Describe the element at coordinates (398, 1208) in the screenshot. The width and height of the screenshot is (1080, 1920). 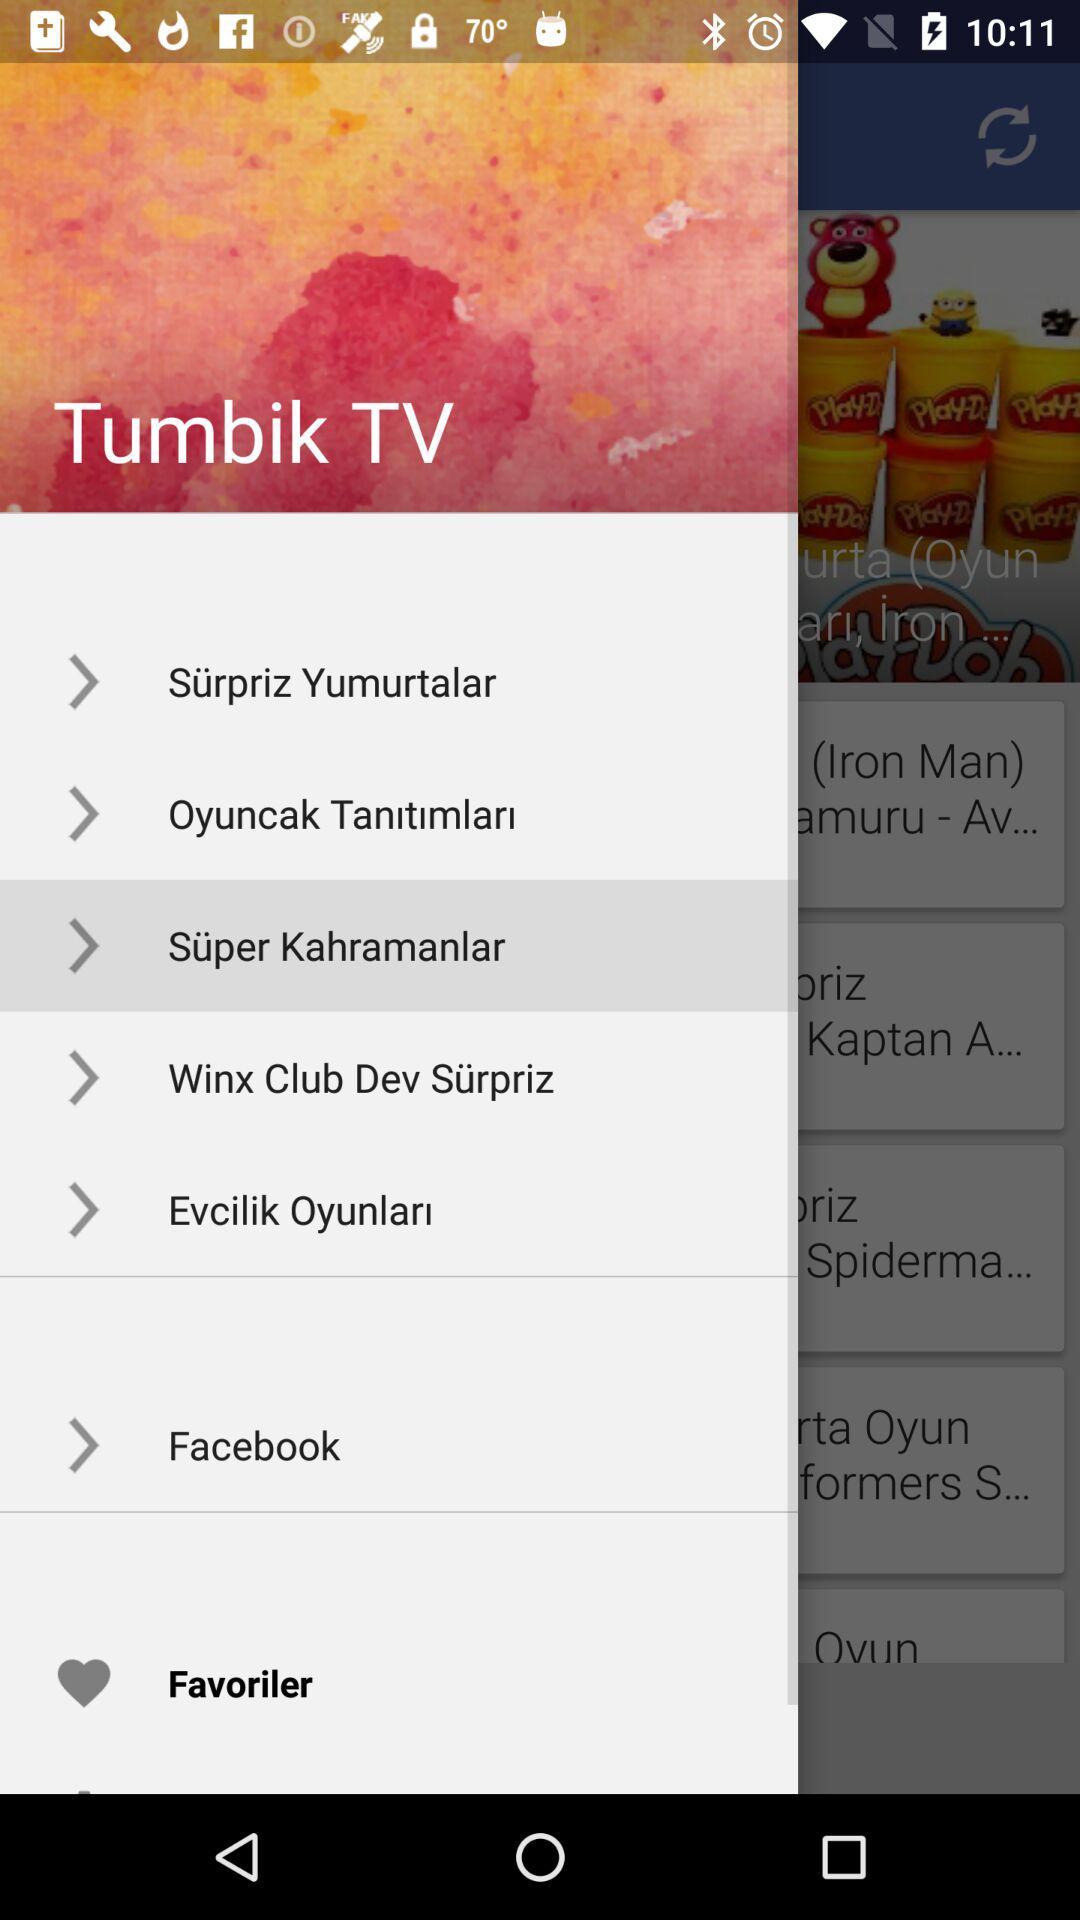
I see `the fifth option` at that location.